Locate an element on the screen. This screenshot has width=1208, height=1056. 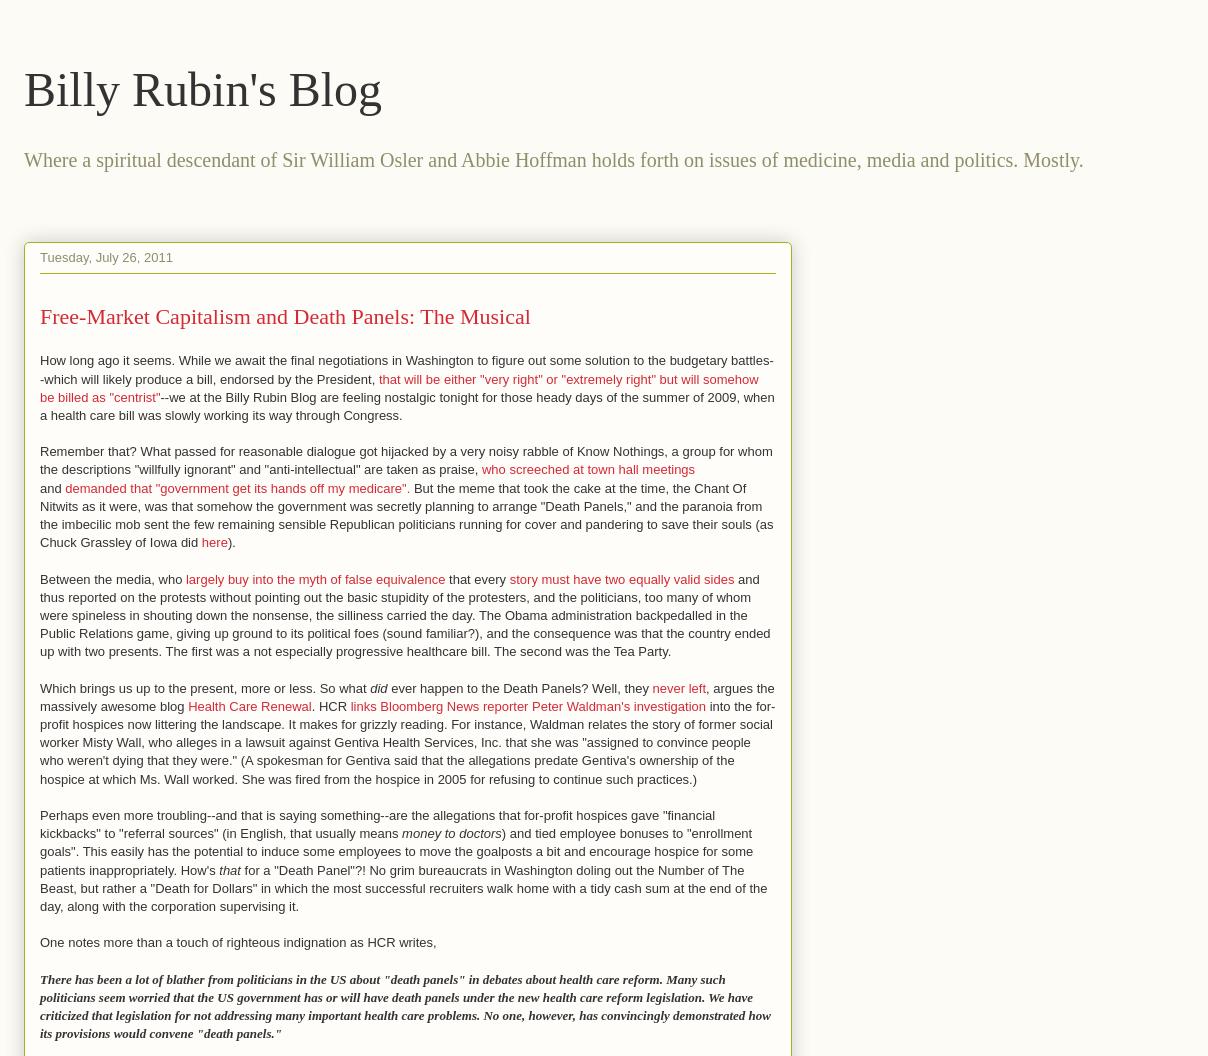
'ever happen to the Death Panels? Well, they' is located at coordinates (519, 687).